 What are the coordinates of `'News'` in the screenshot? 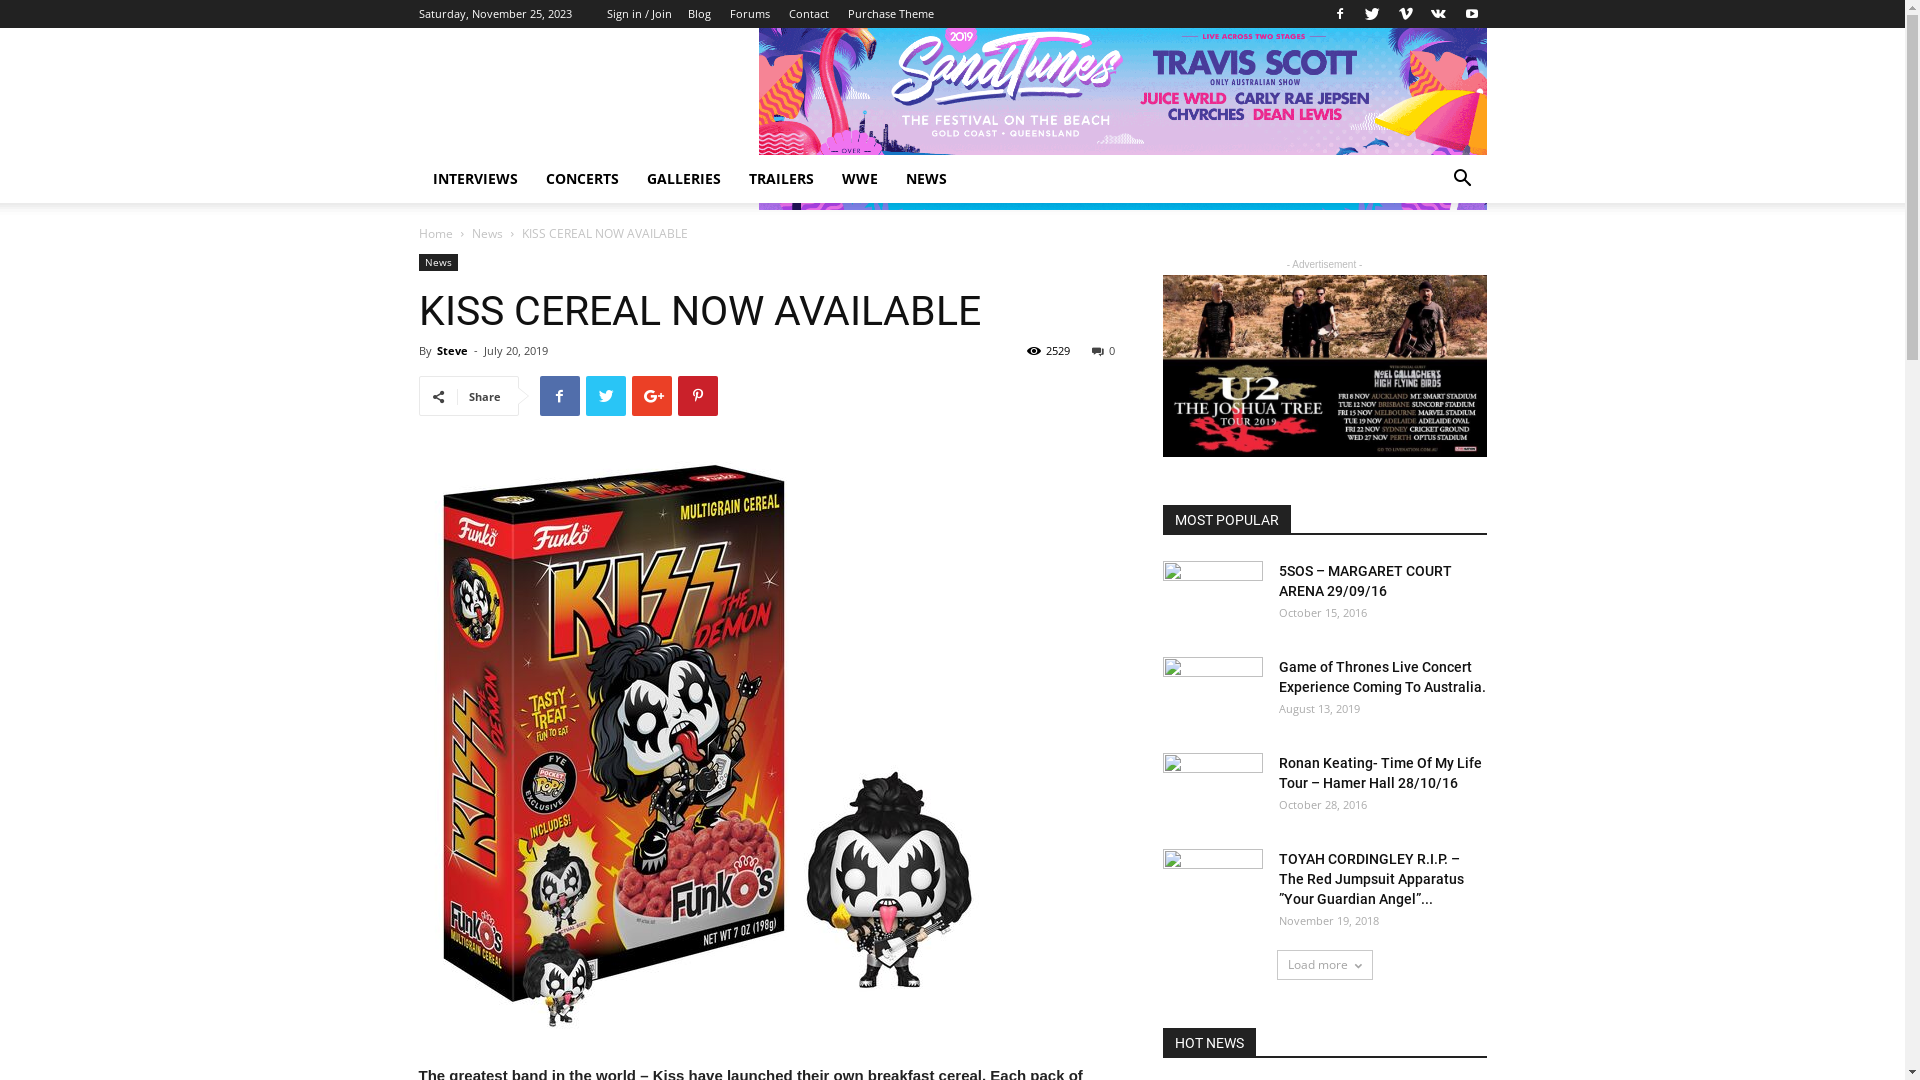 It's located at (436, 261).